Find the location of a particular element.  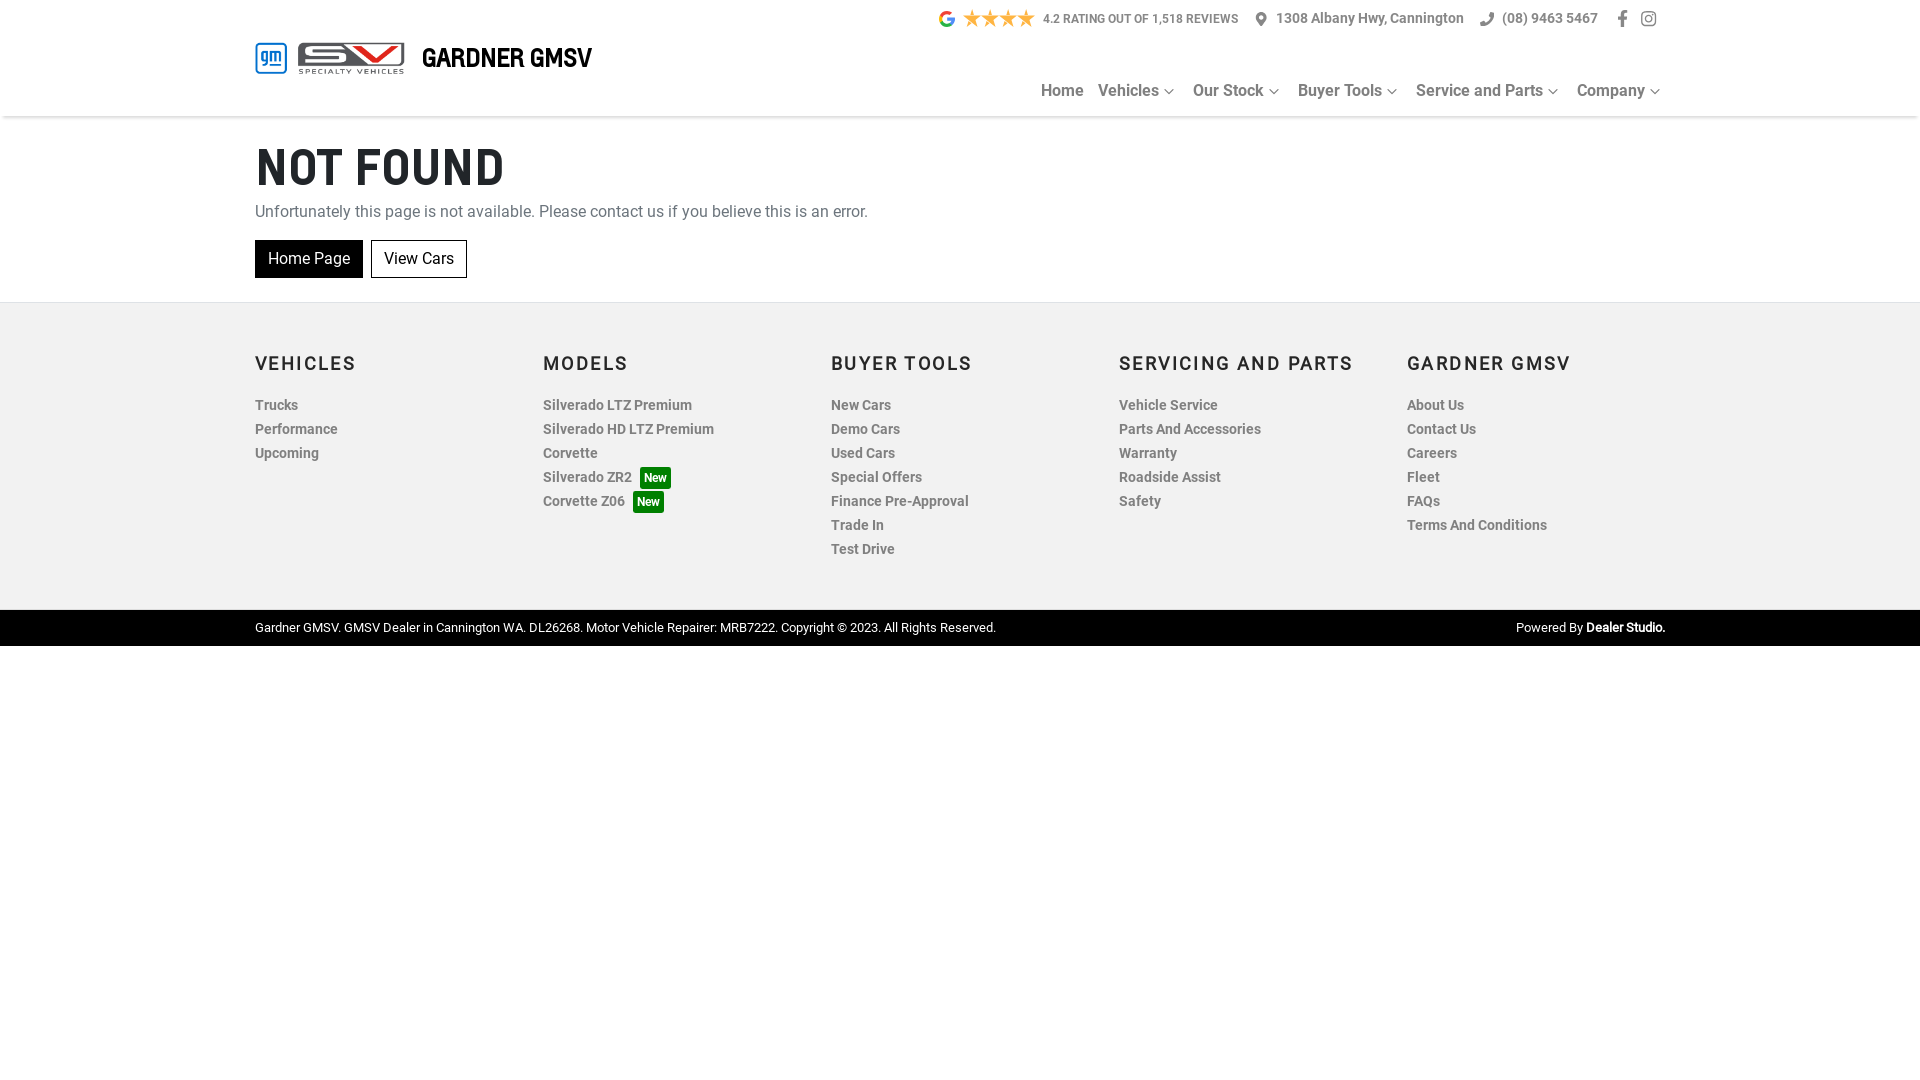

'Roadside Assist' is located at coordinates (1117, 477).